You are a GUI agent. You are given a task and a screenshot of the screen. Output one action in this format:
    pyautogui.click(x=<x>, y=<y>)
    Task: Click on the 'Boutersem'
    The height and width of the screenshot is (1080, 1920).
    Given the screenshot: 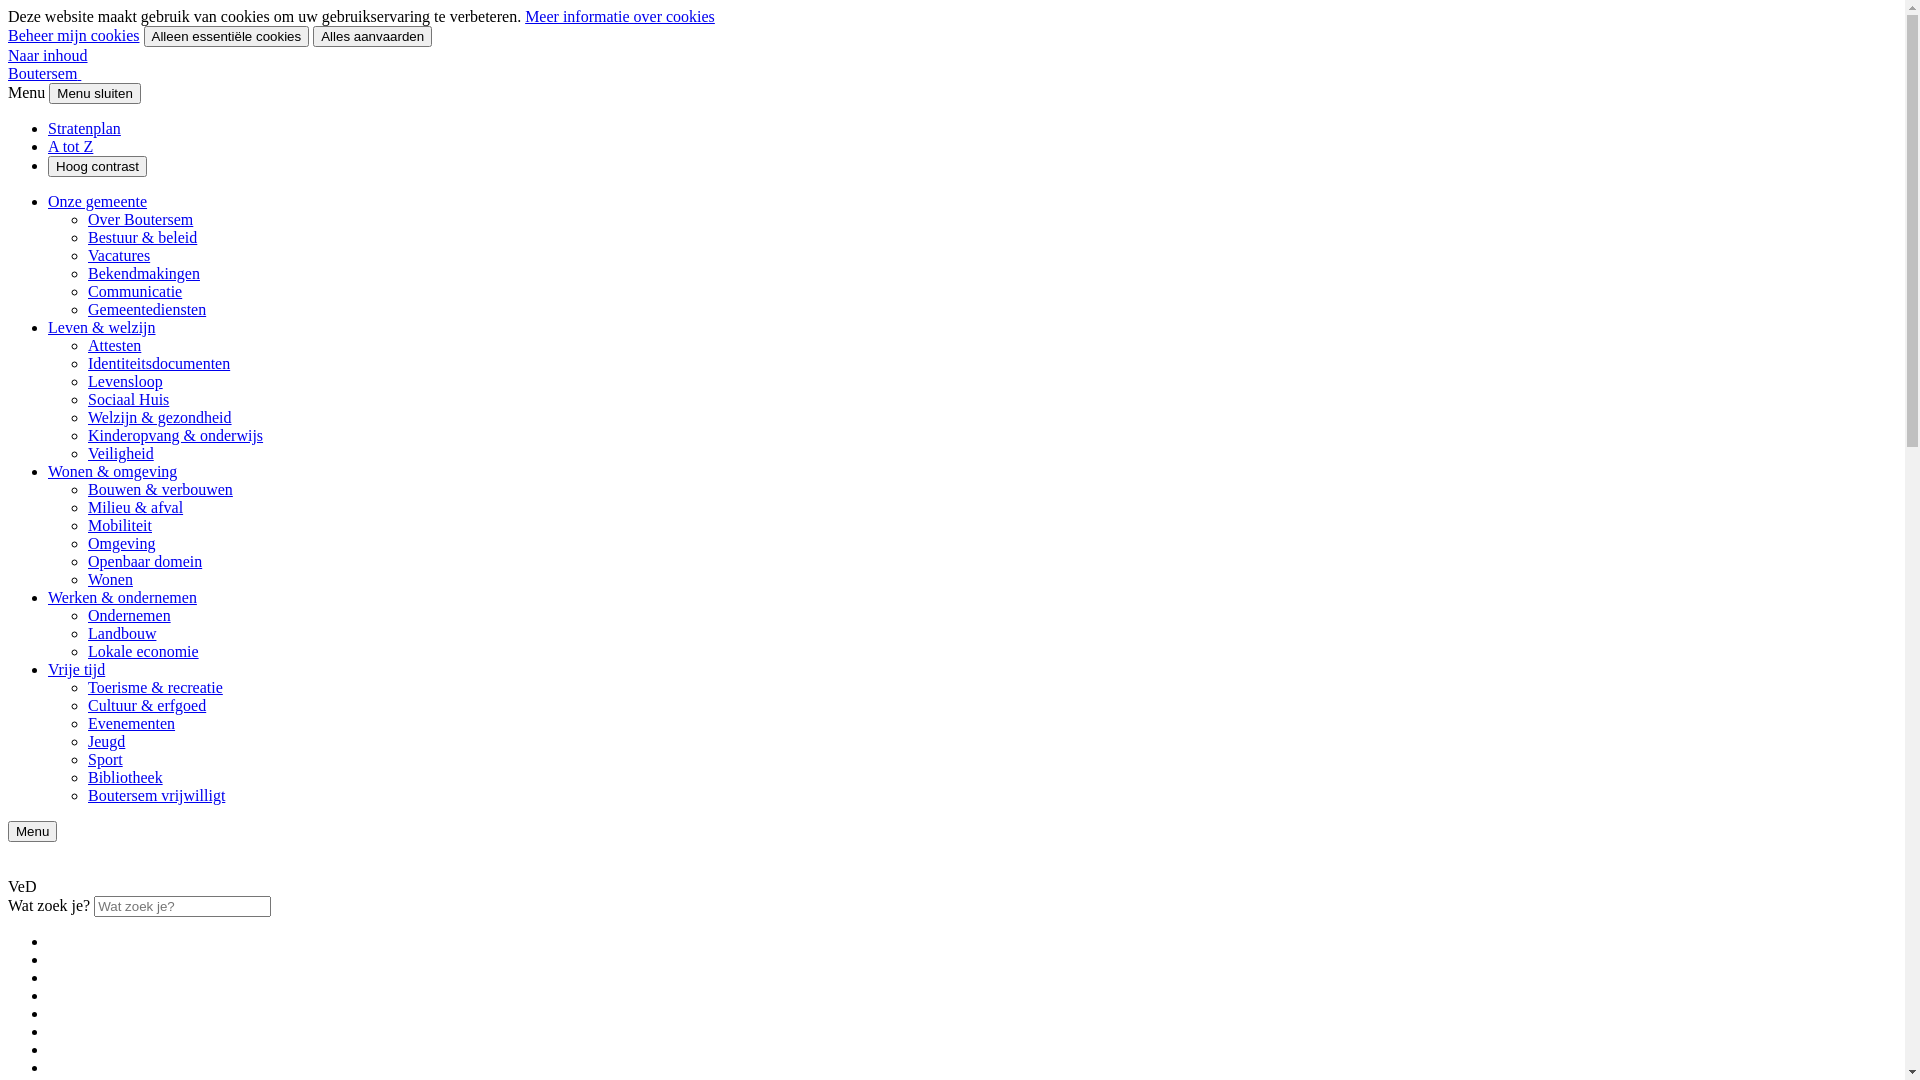 What is the action you would take?
    pyautogui.click(x=44, y=72)
    